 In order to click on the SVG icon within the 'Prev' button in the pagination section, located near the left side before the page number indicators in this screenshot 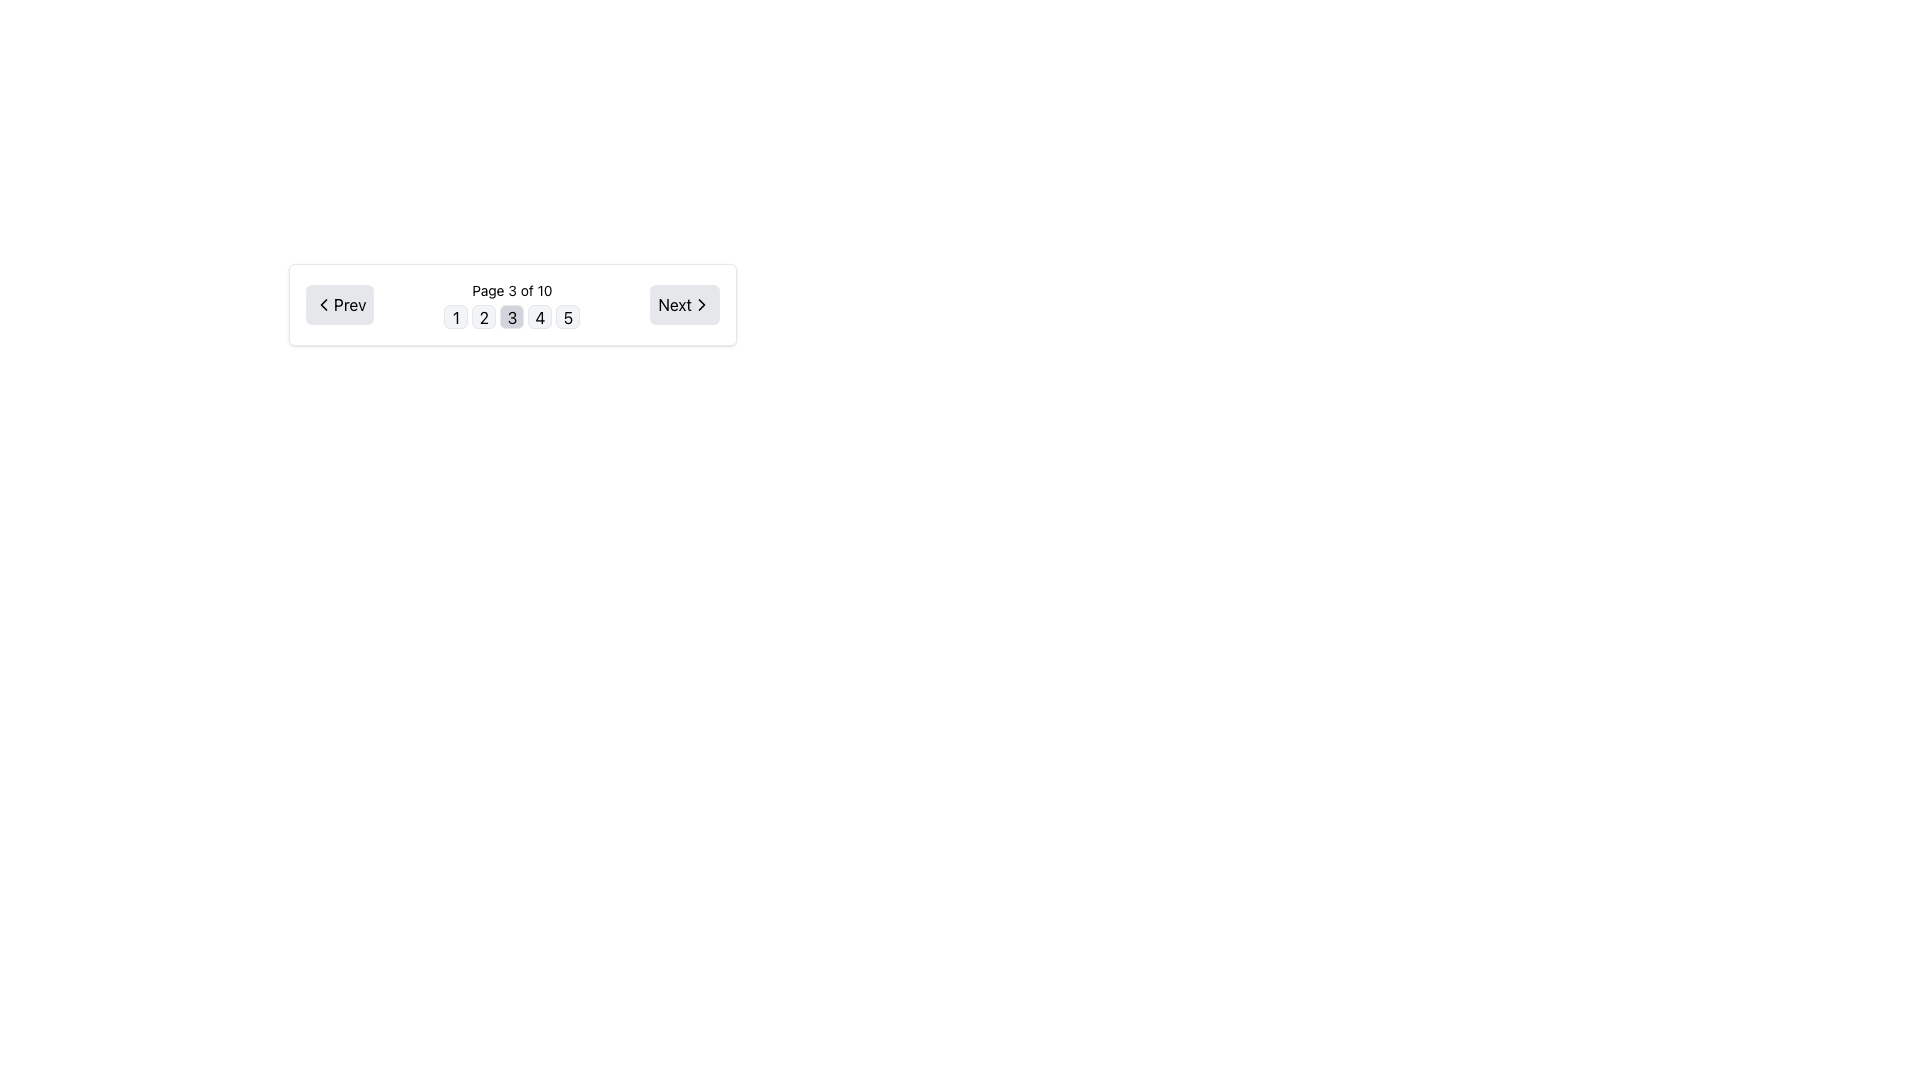, I will do `click(324, 304)`.